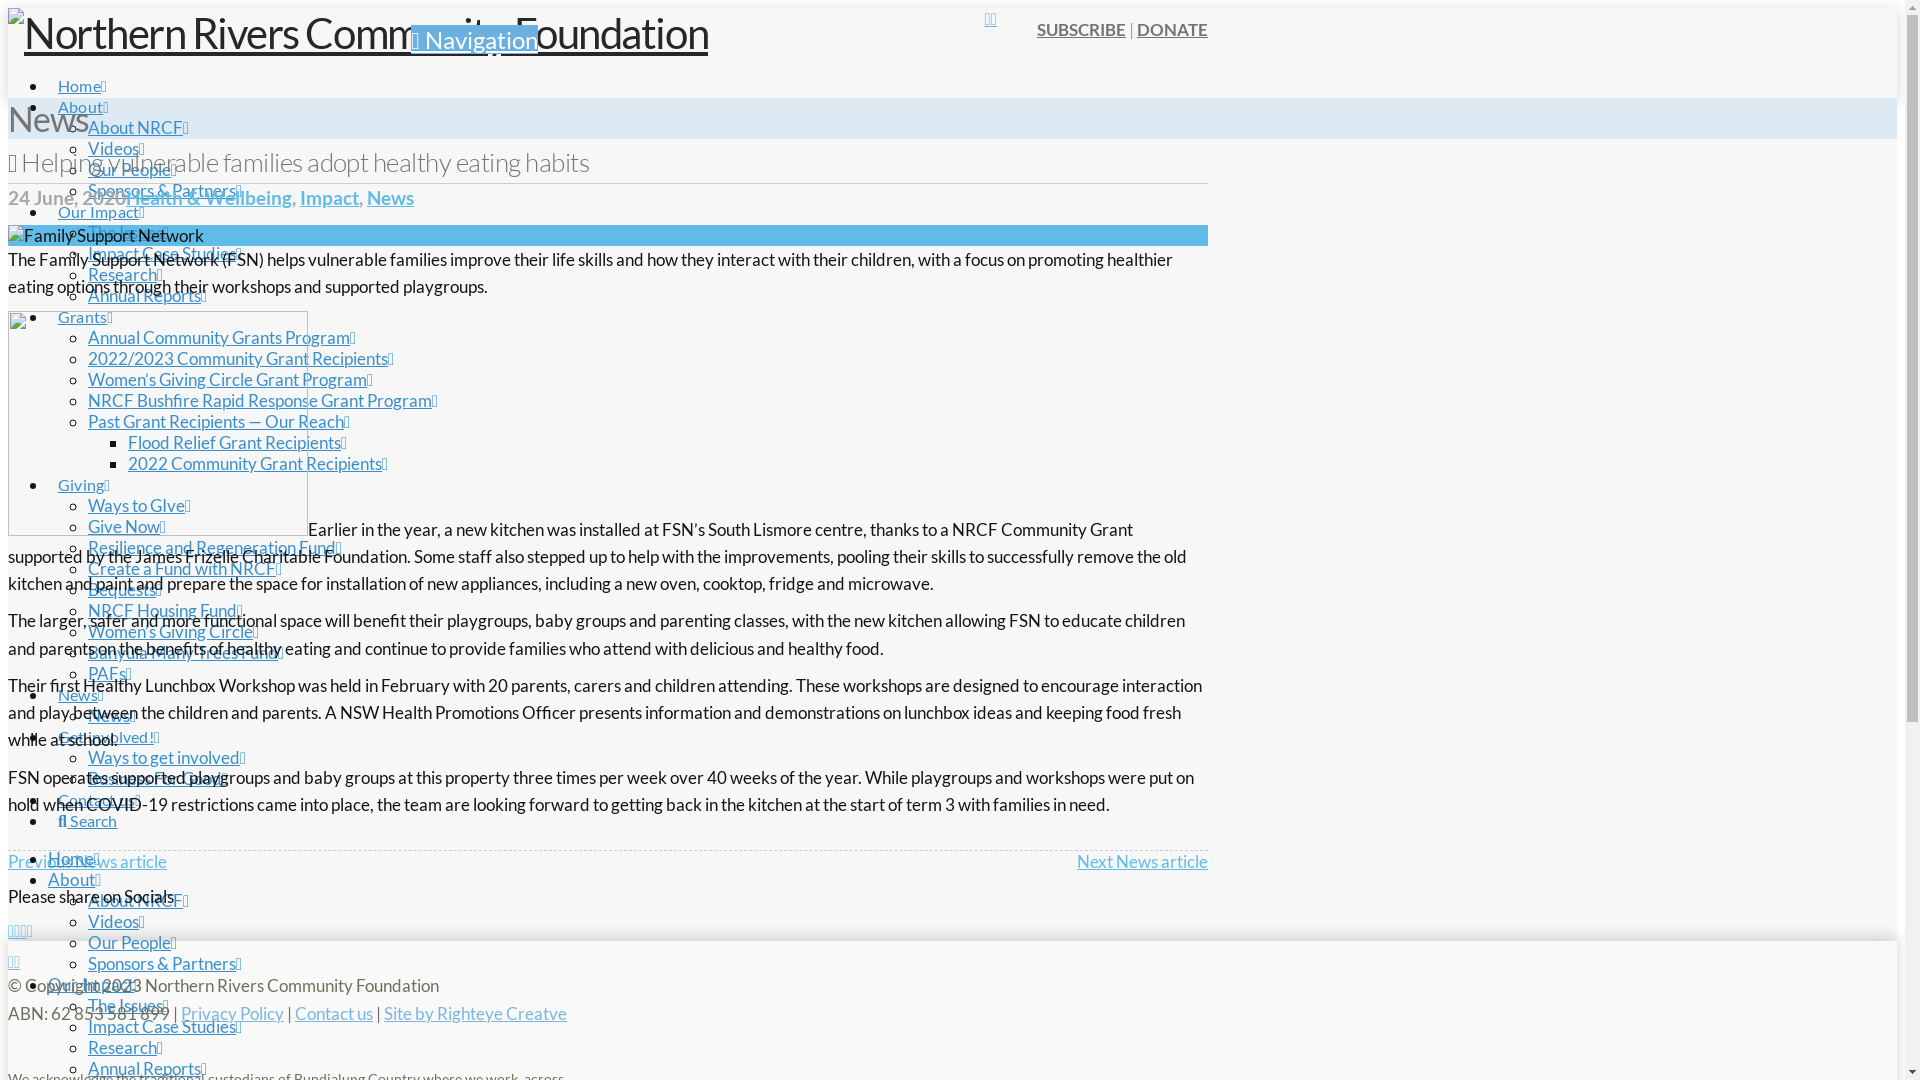 The image size is (1920, 1080). I want to click on 'SUBSCRIBE', so click(1080, 29).